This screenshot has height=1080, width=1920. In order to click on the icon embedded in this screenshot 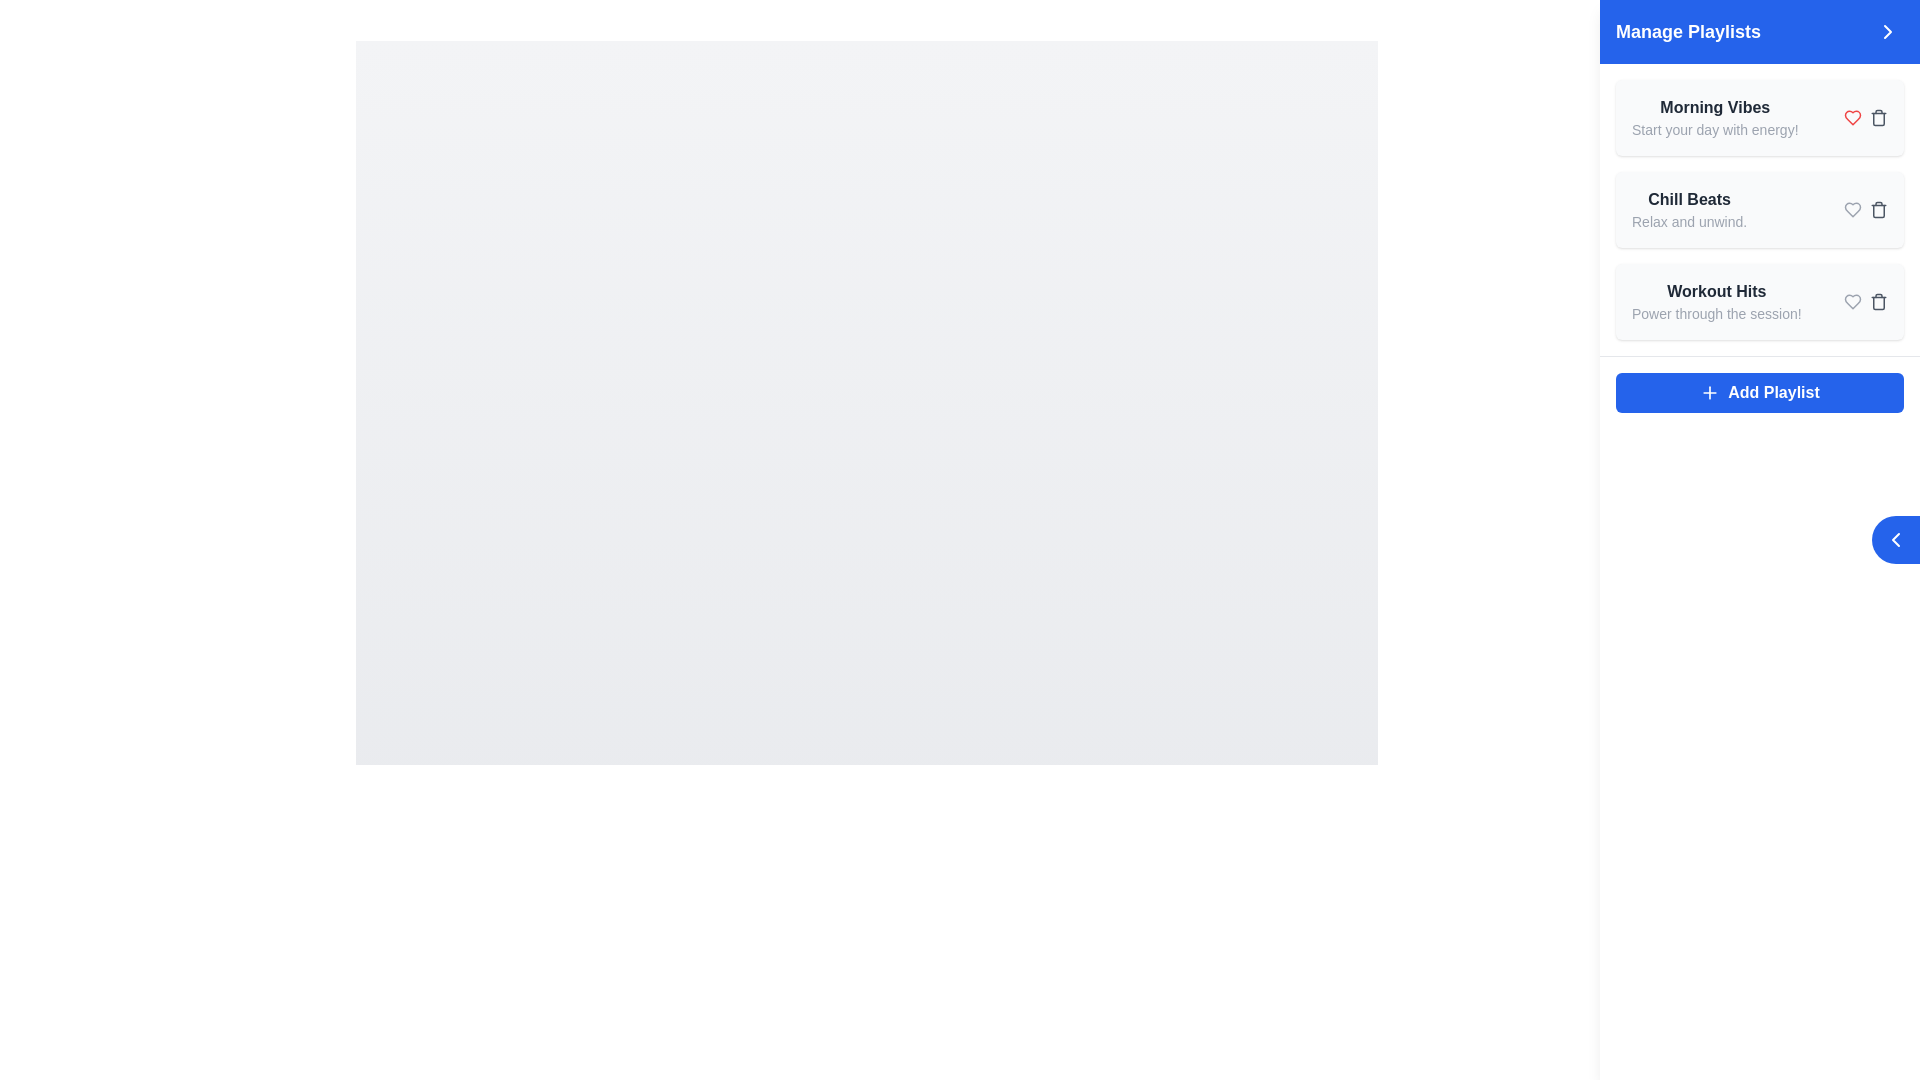, I will do `click(1895, 540)`.